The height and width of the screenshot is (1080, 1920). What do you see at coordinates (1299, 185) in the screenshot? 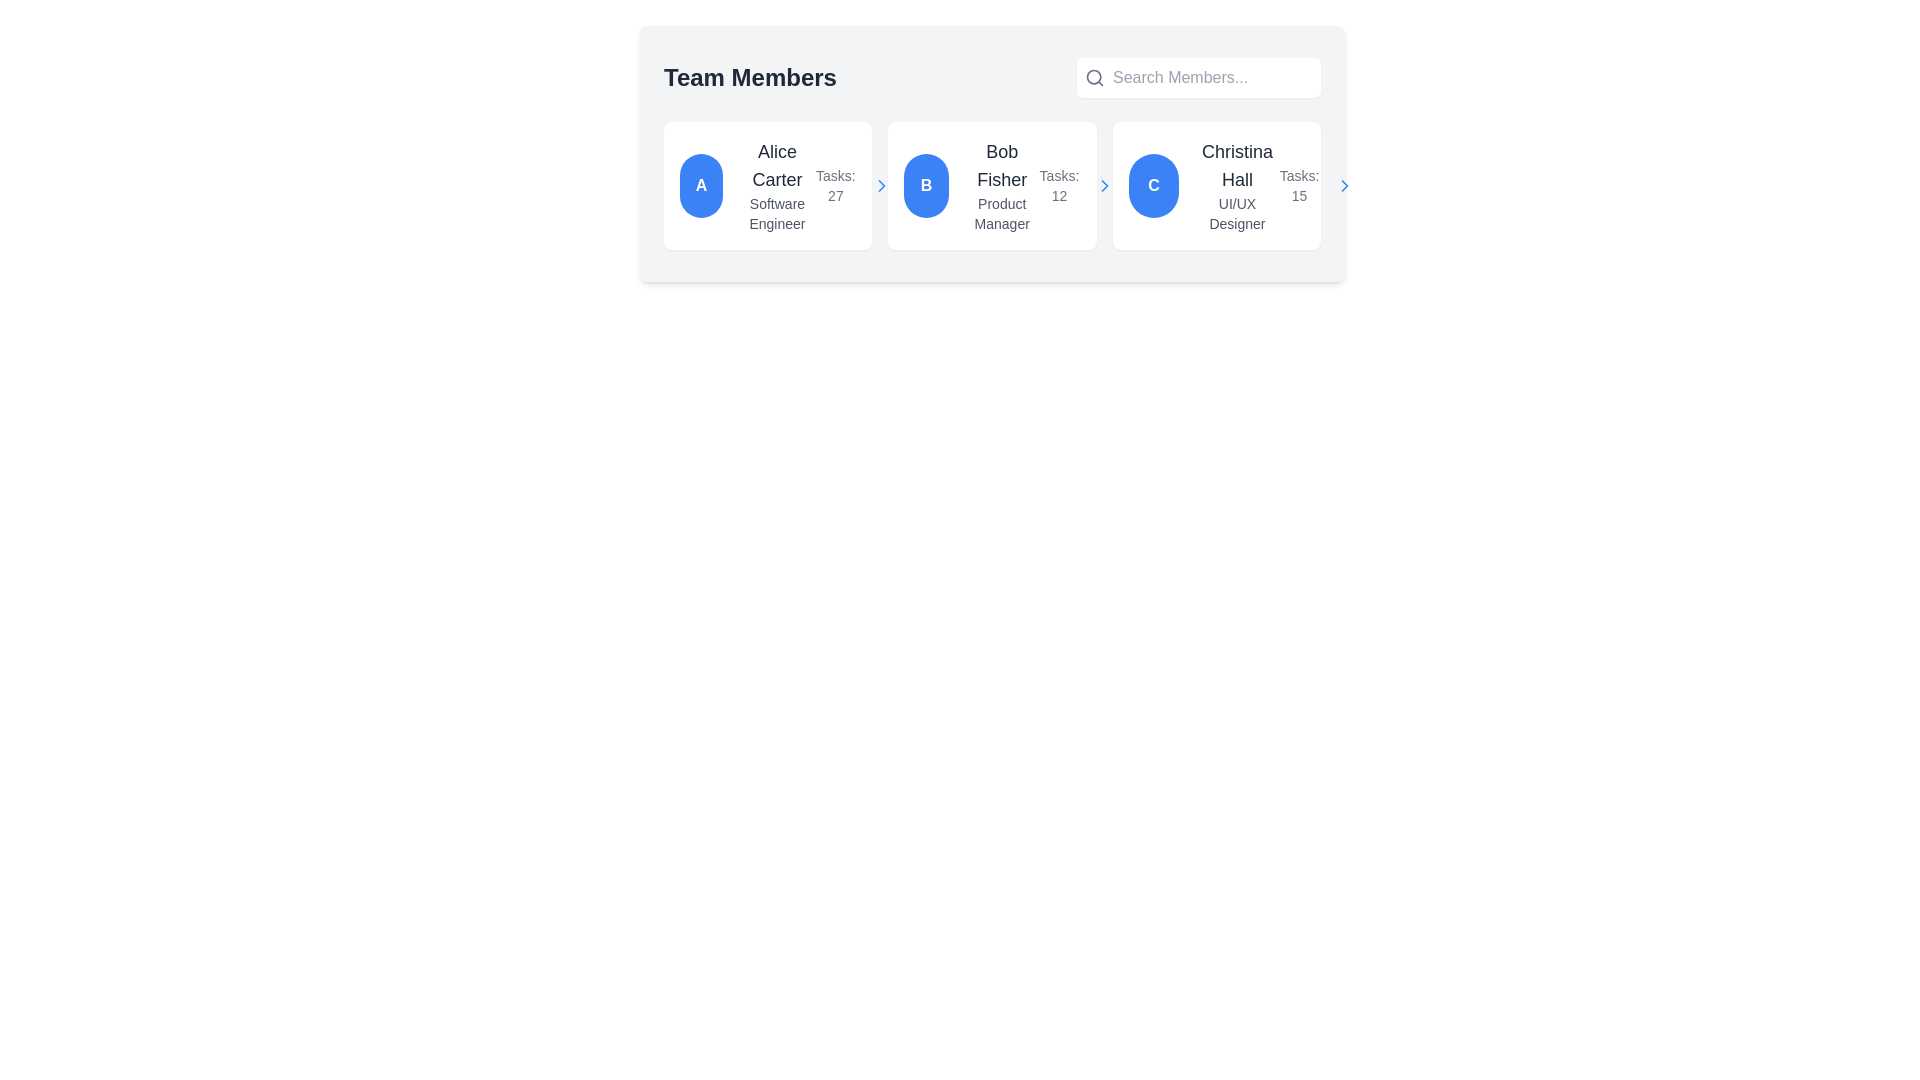
I see `the informational text label indicating the number of tasks assigned to Christina Hall within her profile card` at bounding box center [1299, 185].